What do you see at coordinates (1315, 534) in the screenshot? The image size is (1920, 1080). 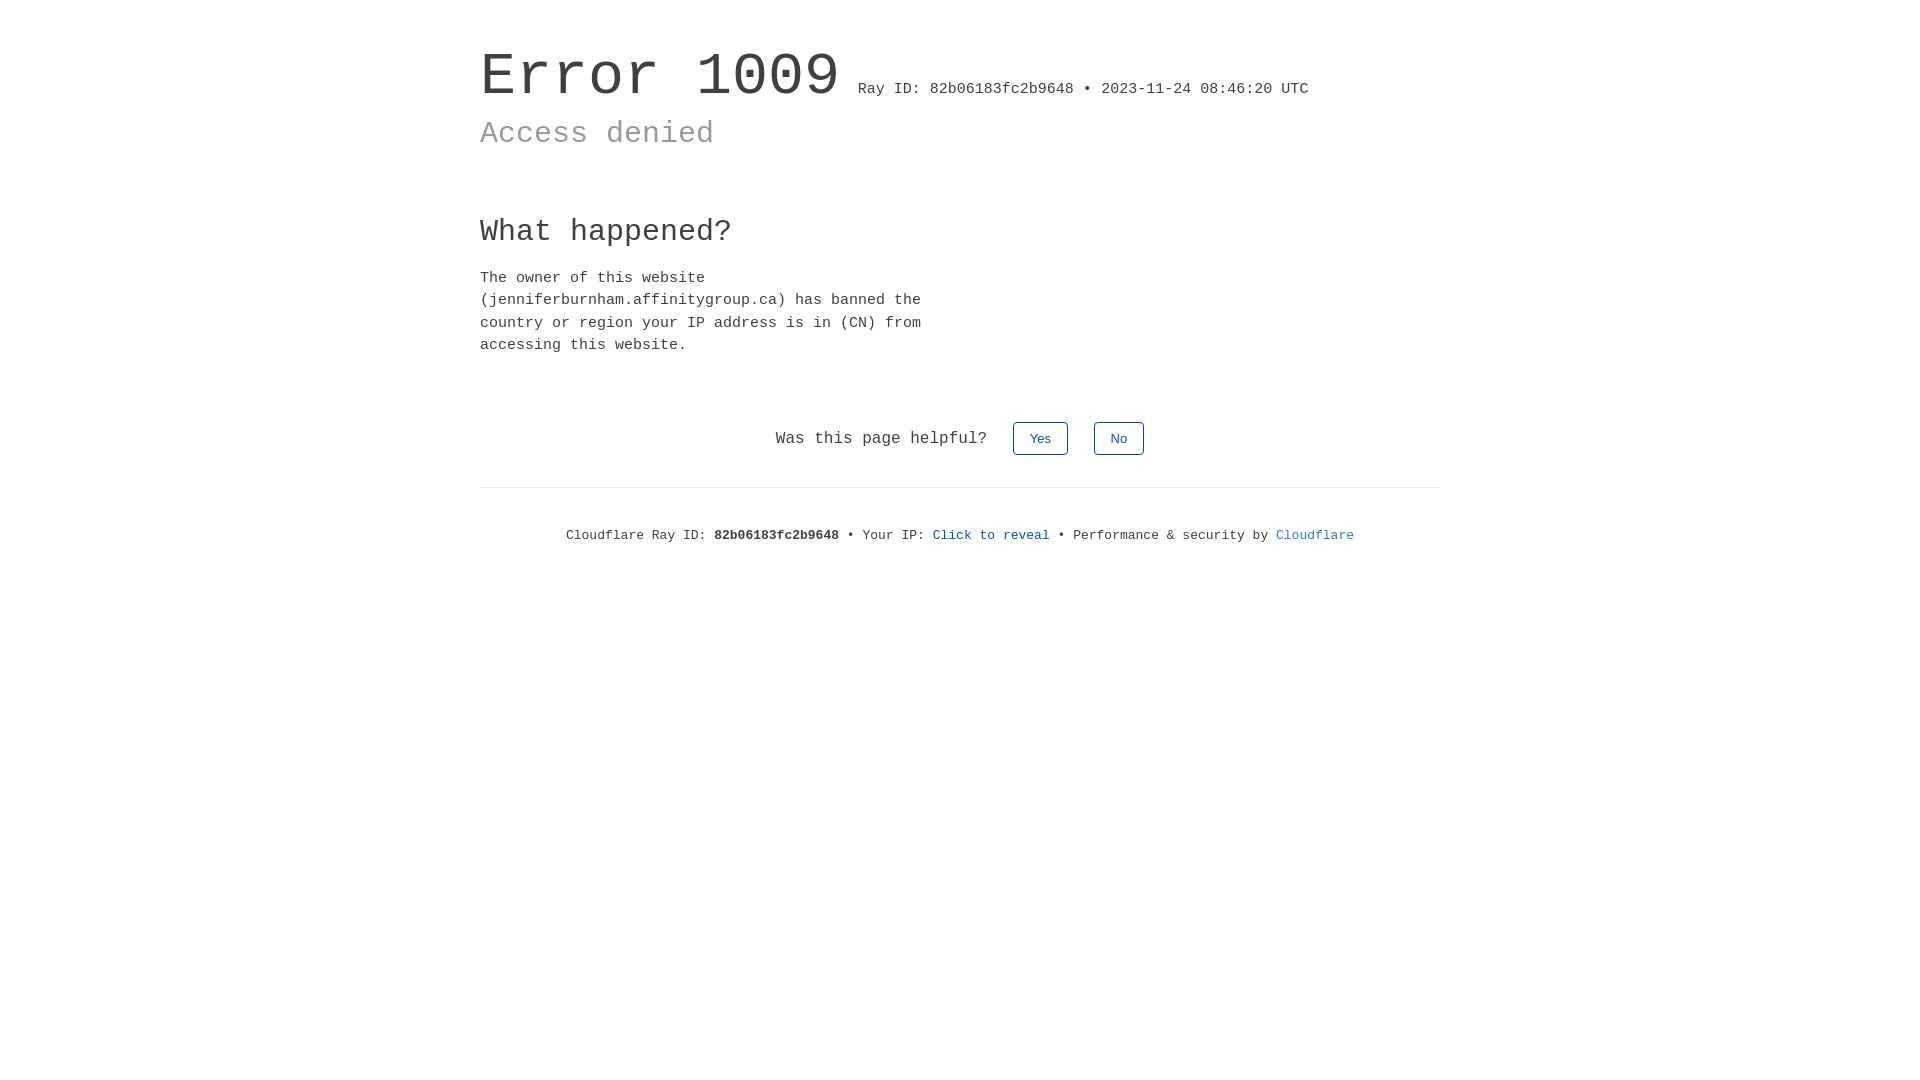 I see `'Cloudflare'` at bounding box center [1315, 534].